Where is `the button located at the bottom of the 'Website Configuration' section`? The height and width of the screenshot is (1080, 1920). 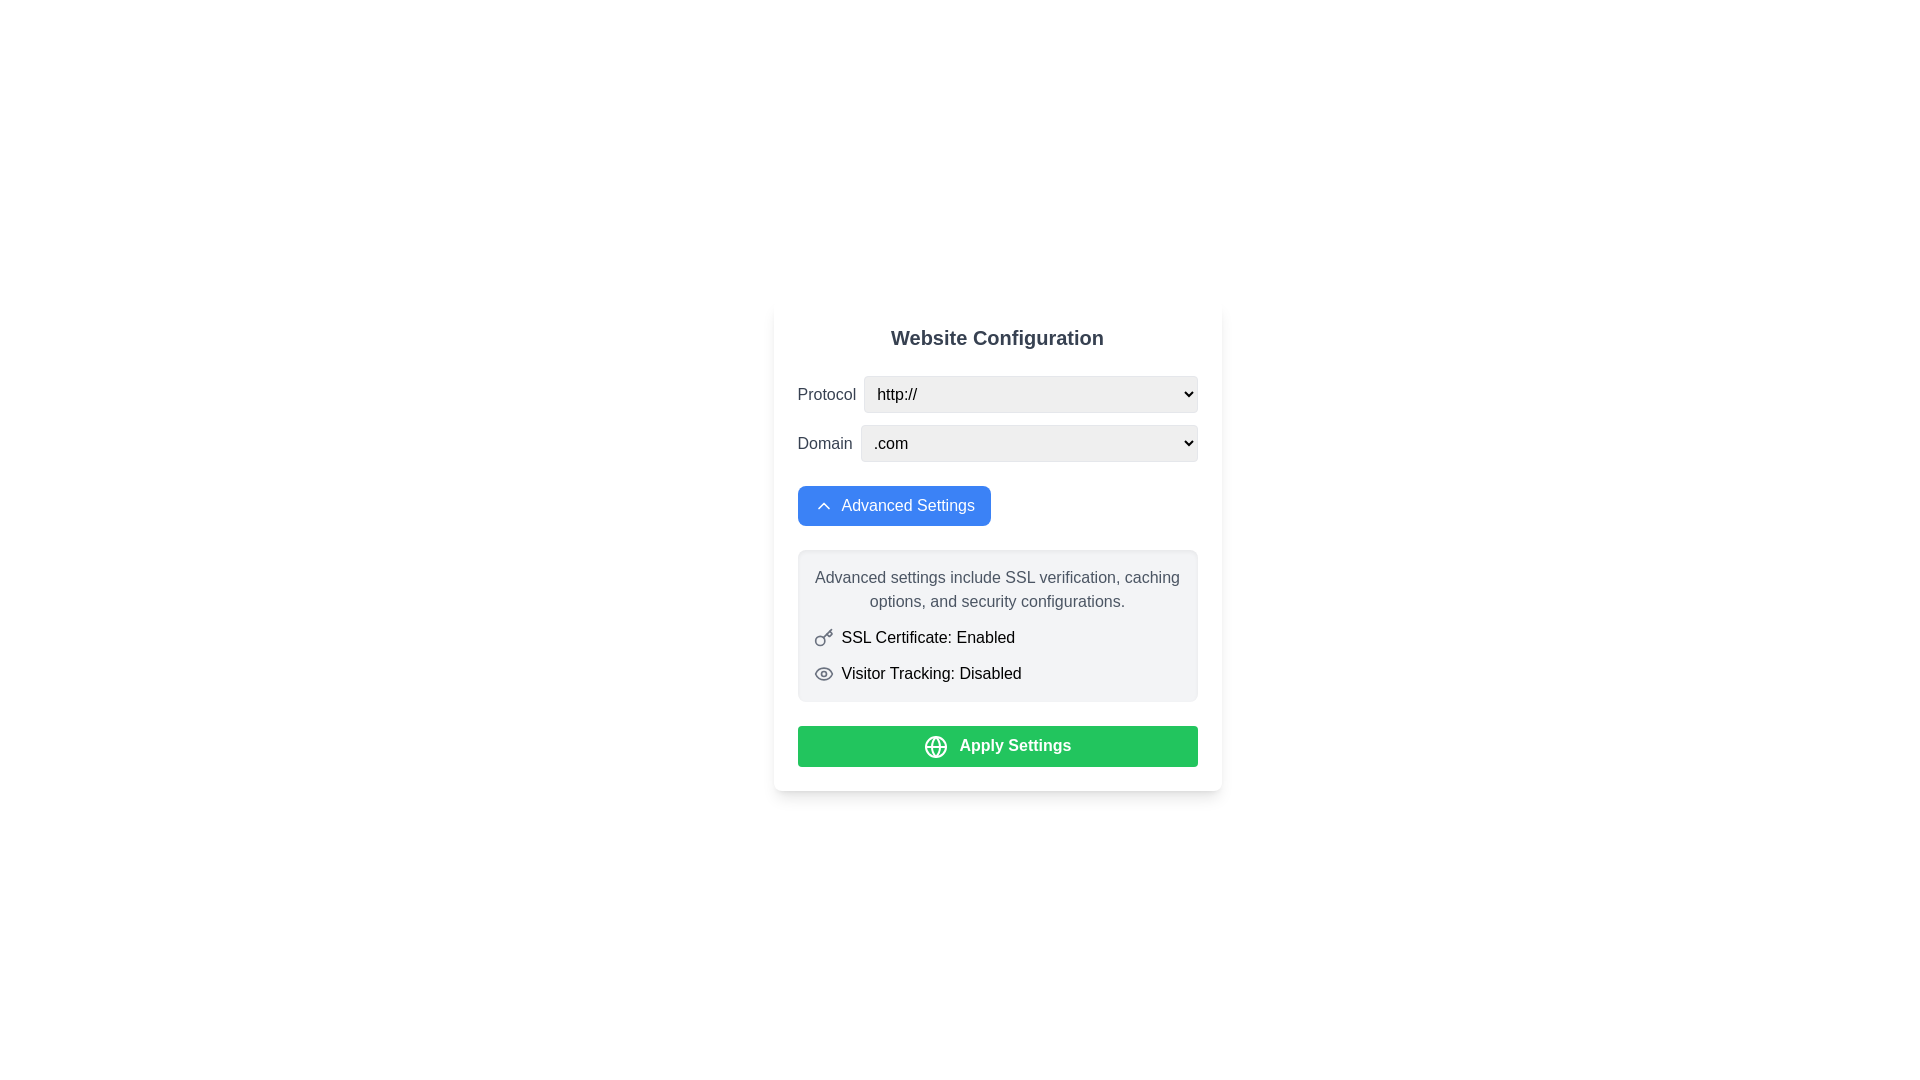 the button located at the bottom of the 'Website Configuration' section is located at coordinates (997, 746).